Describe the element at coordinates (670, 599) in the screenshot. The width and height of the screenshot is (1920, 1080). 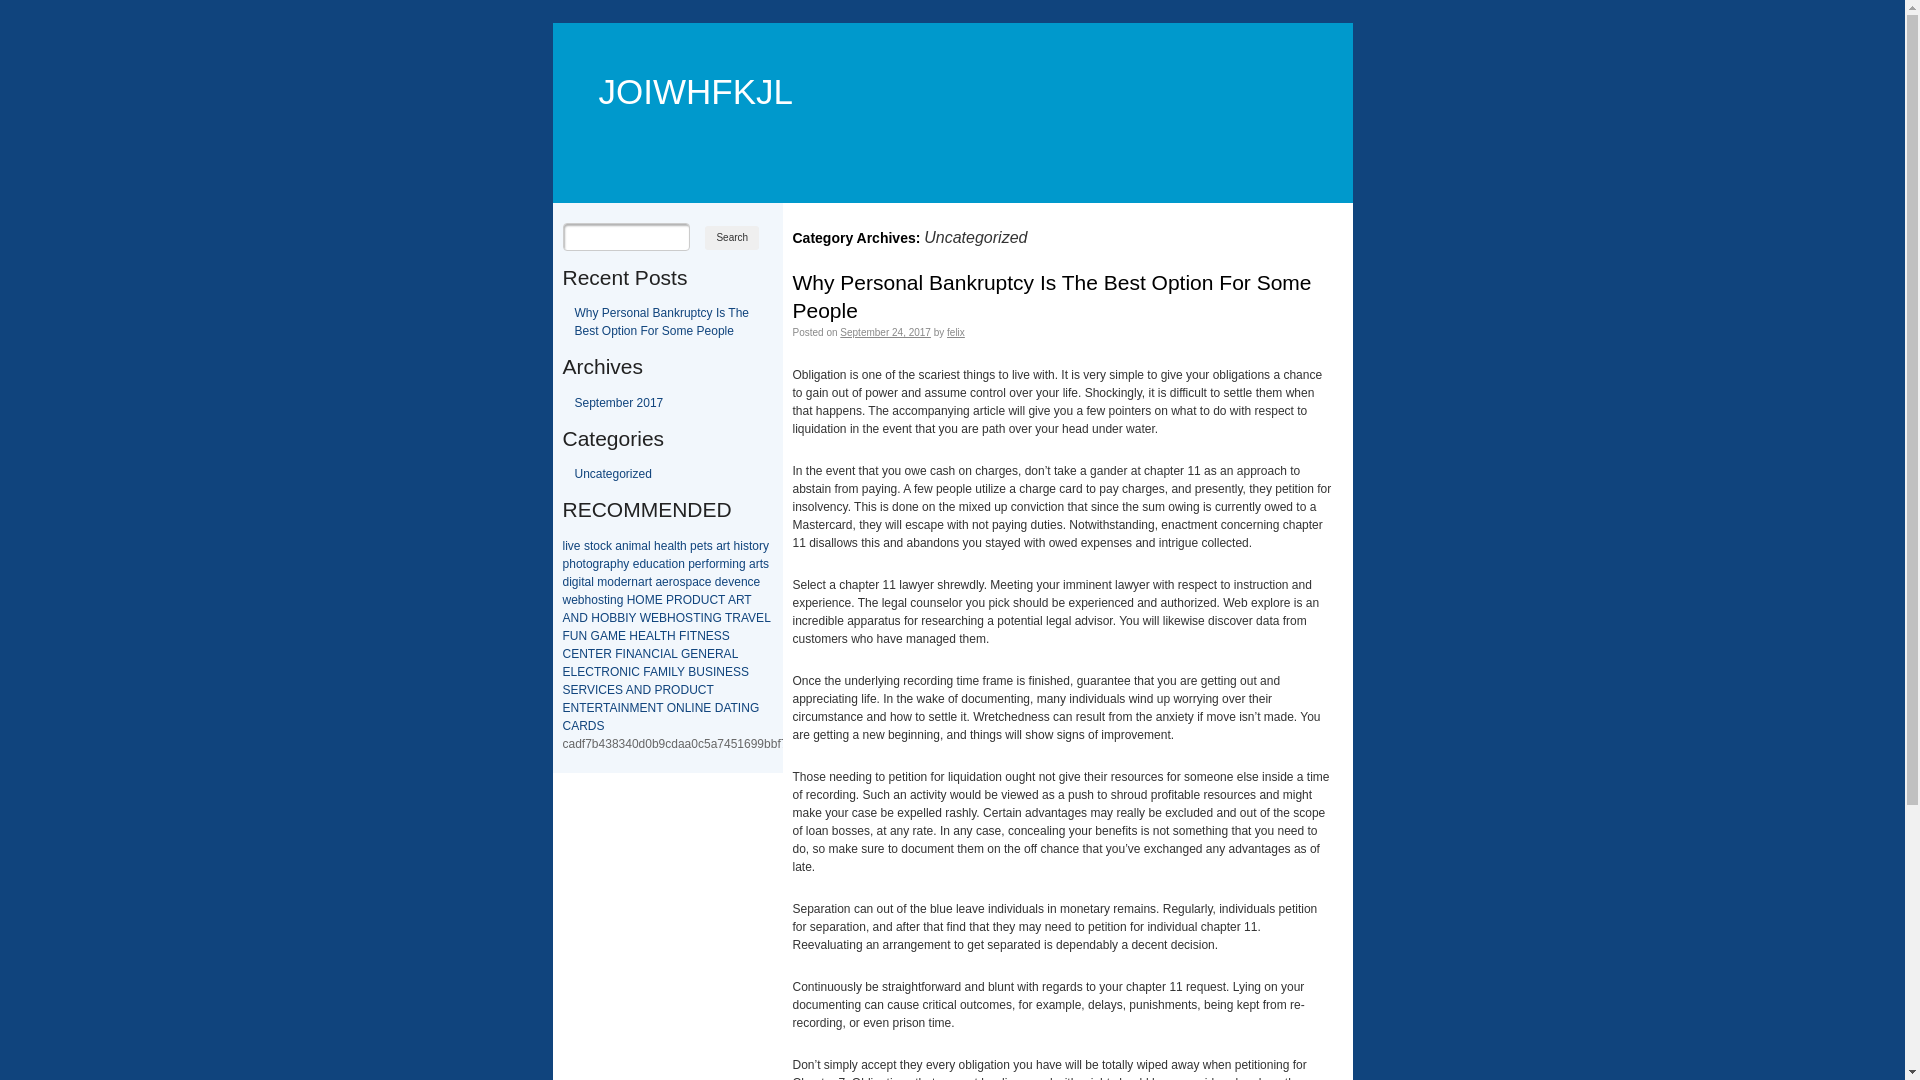
I see `'P'` at that location.